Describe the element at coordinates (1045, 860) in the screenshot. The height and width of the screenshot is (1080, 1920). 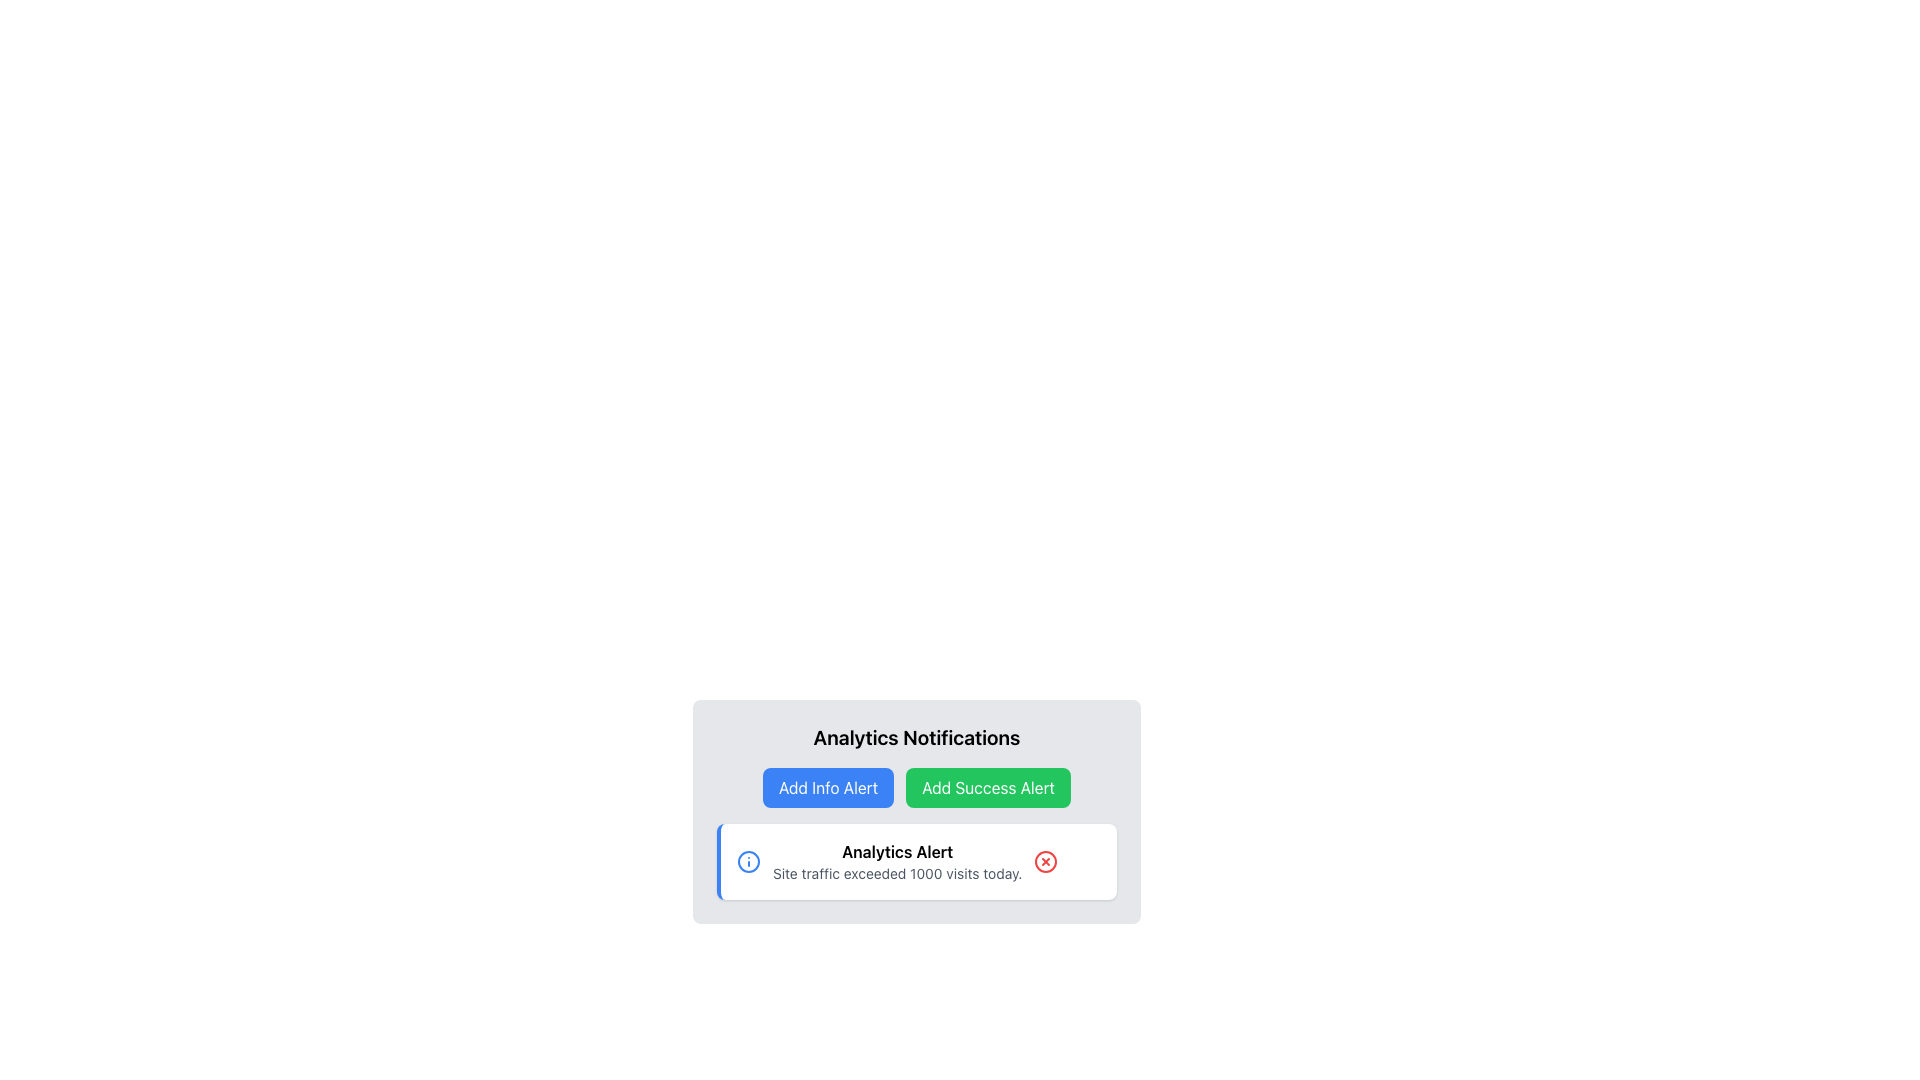
I see `the Close icon located in the bottom right area of the 'Analytics Alert' notification card` at that location.